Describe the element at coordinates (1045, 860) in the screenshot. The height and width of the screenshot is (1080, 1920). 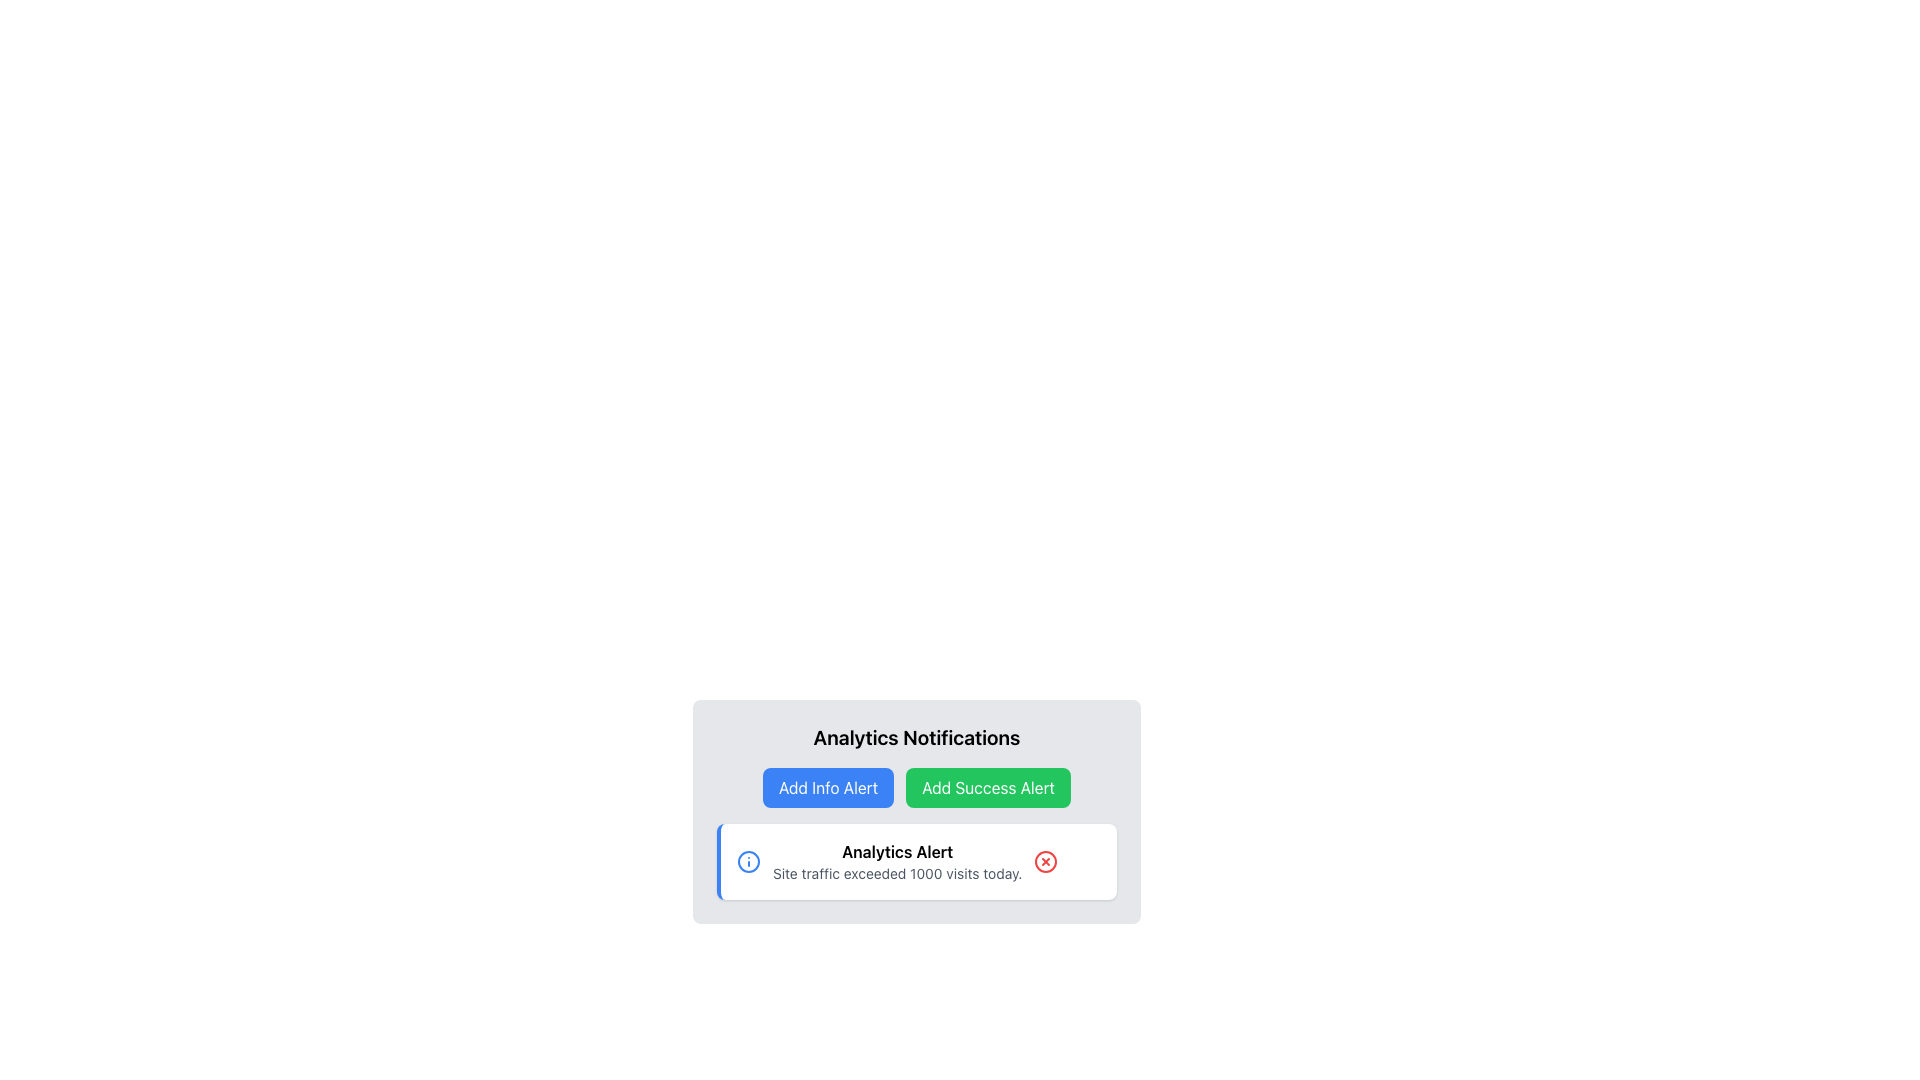
I see `the Close icon located in the bottom right area of the 'Analytics Alert' notification card` at that location.